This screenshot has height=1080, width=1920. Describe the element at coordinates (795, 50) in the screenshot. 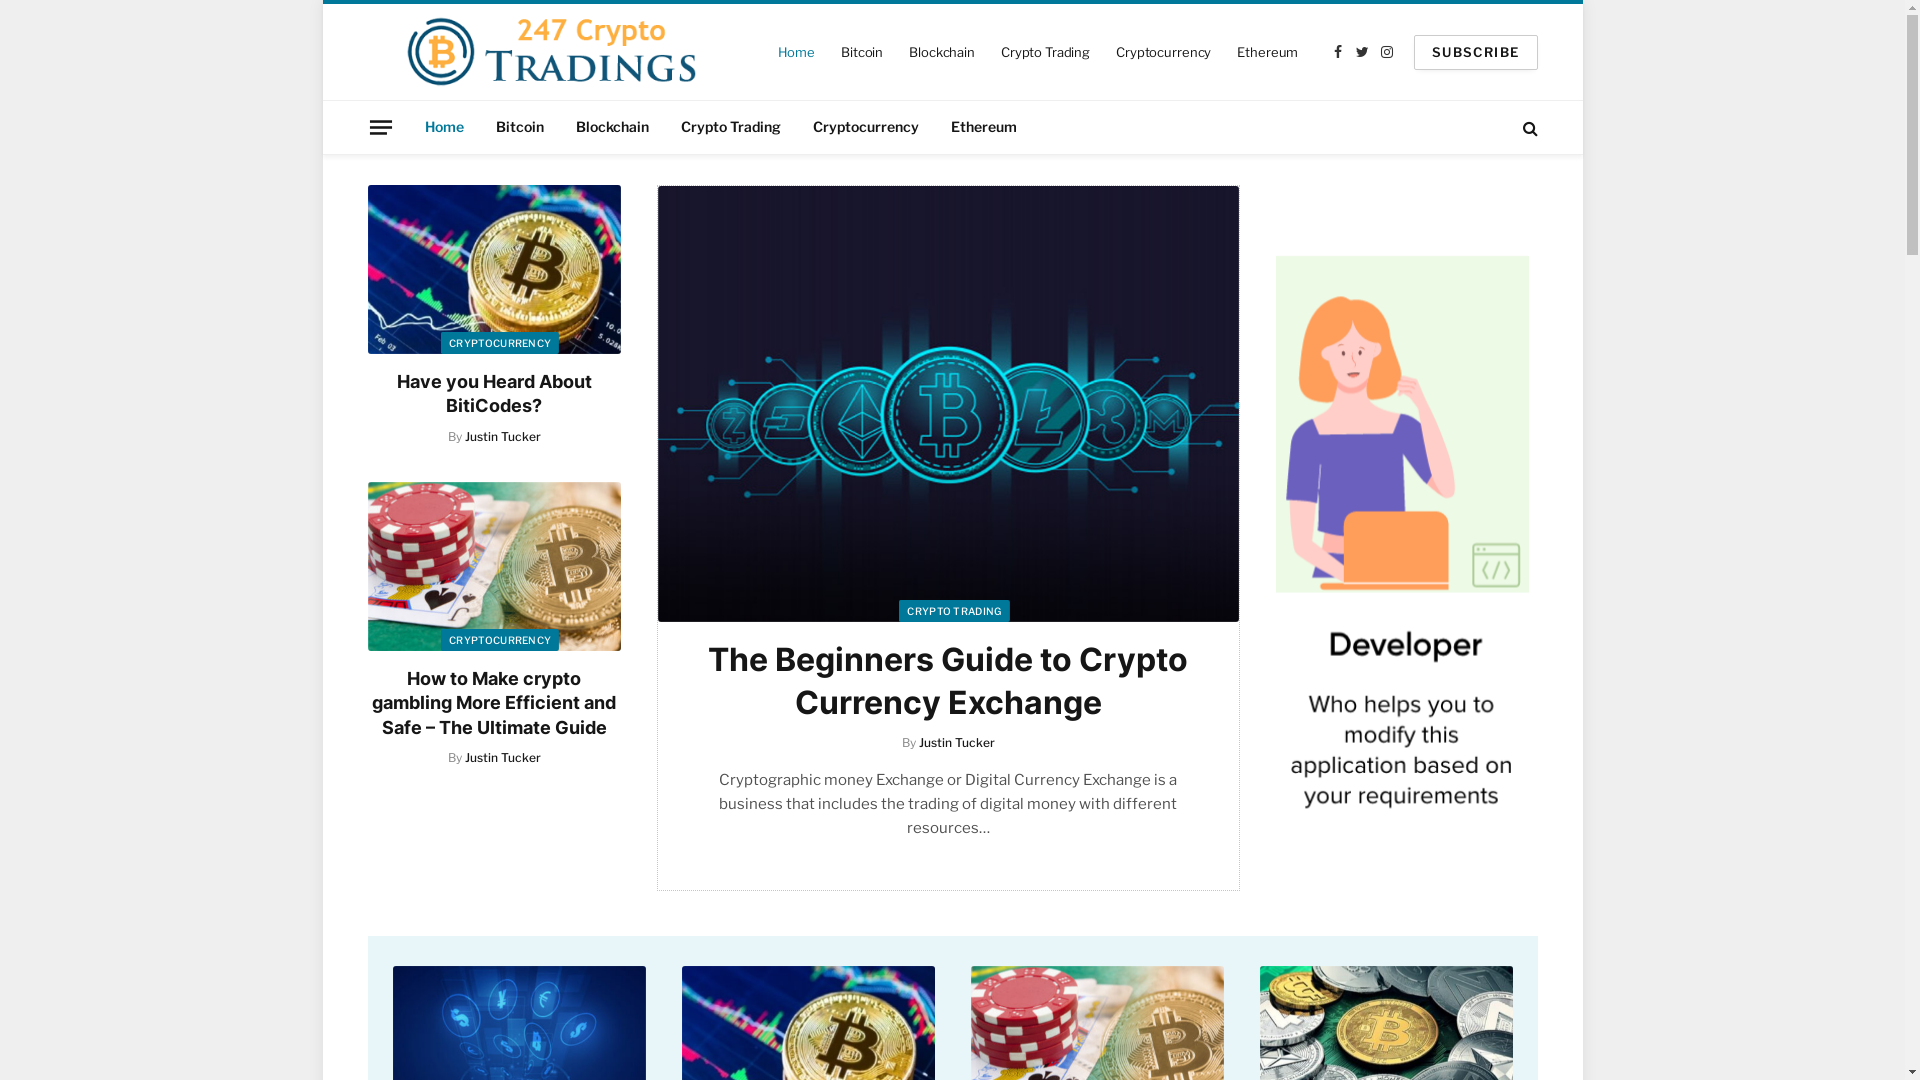

I see `'Home'` at that location.